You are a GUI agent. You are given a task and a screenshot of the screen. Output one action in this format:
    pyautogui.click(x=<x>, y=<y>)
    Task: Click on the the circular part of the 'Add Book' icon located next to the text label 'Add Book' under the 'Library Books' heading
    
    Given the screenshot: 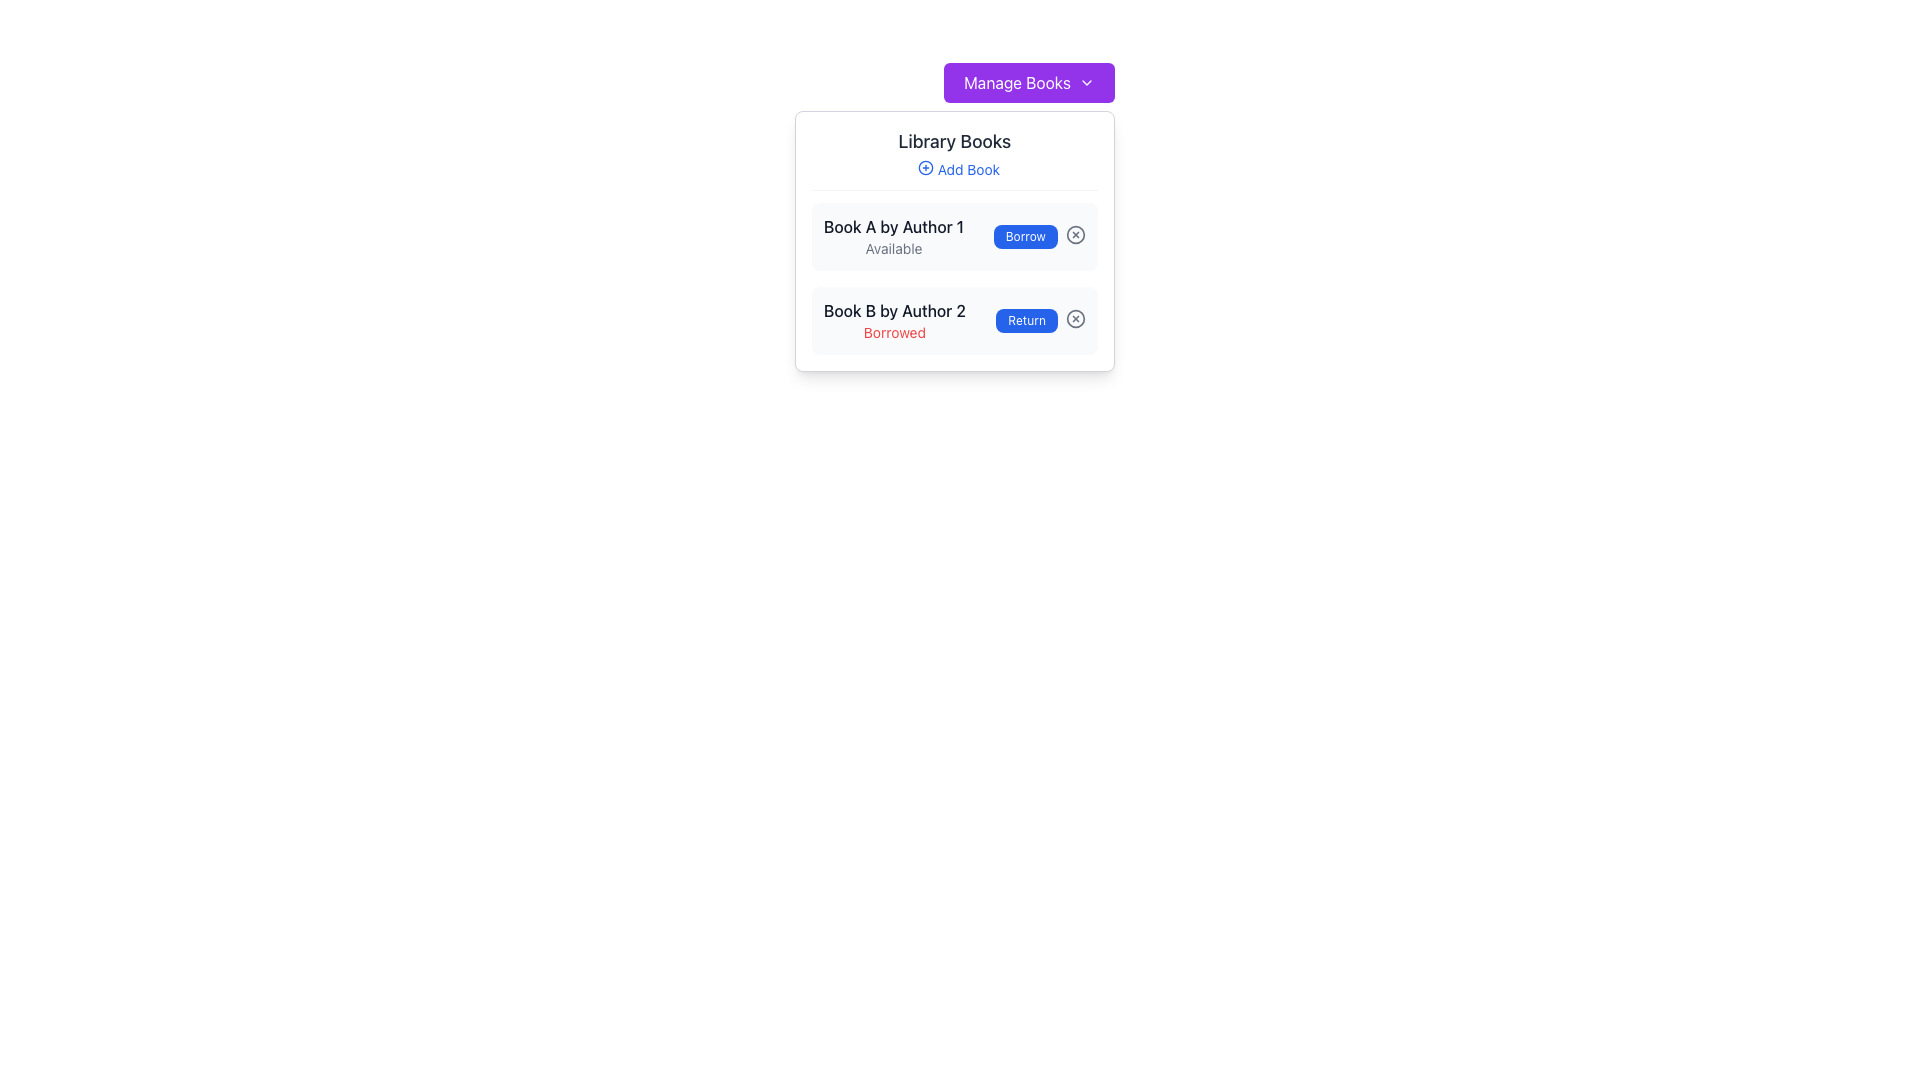 What is the action you would take?
    pyautogui.click(x=924, y=167)
    